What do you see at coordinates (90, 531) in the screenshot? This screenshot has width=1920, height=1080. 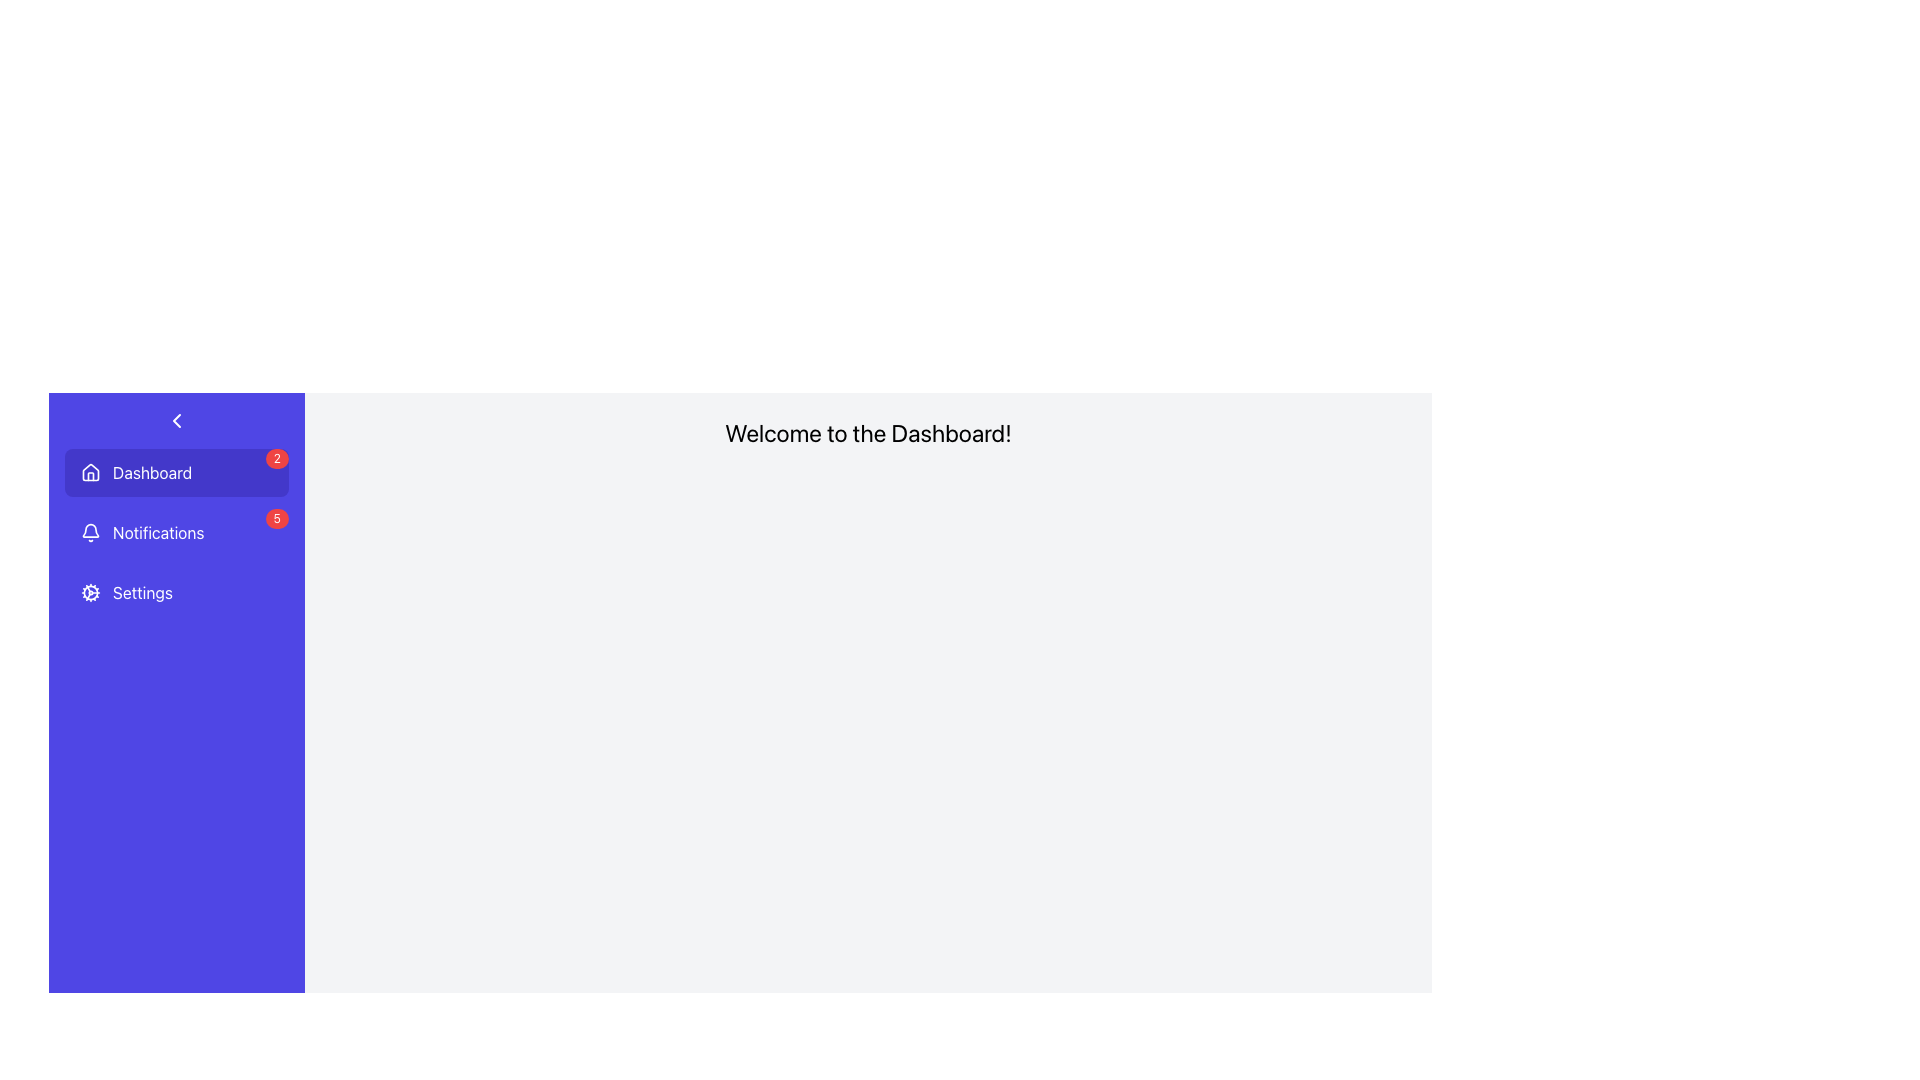 I see `the bell icon representing the notifications feature located in the sidebar, positioned before the 'Notifications' label` at bounding box center [90, 531].